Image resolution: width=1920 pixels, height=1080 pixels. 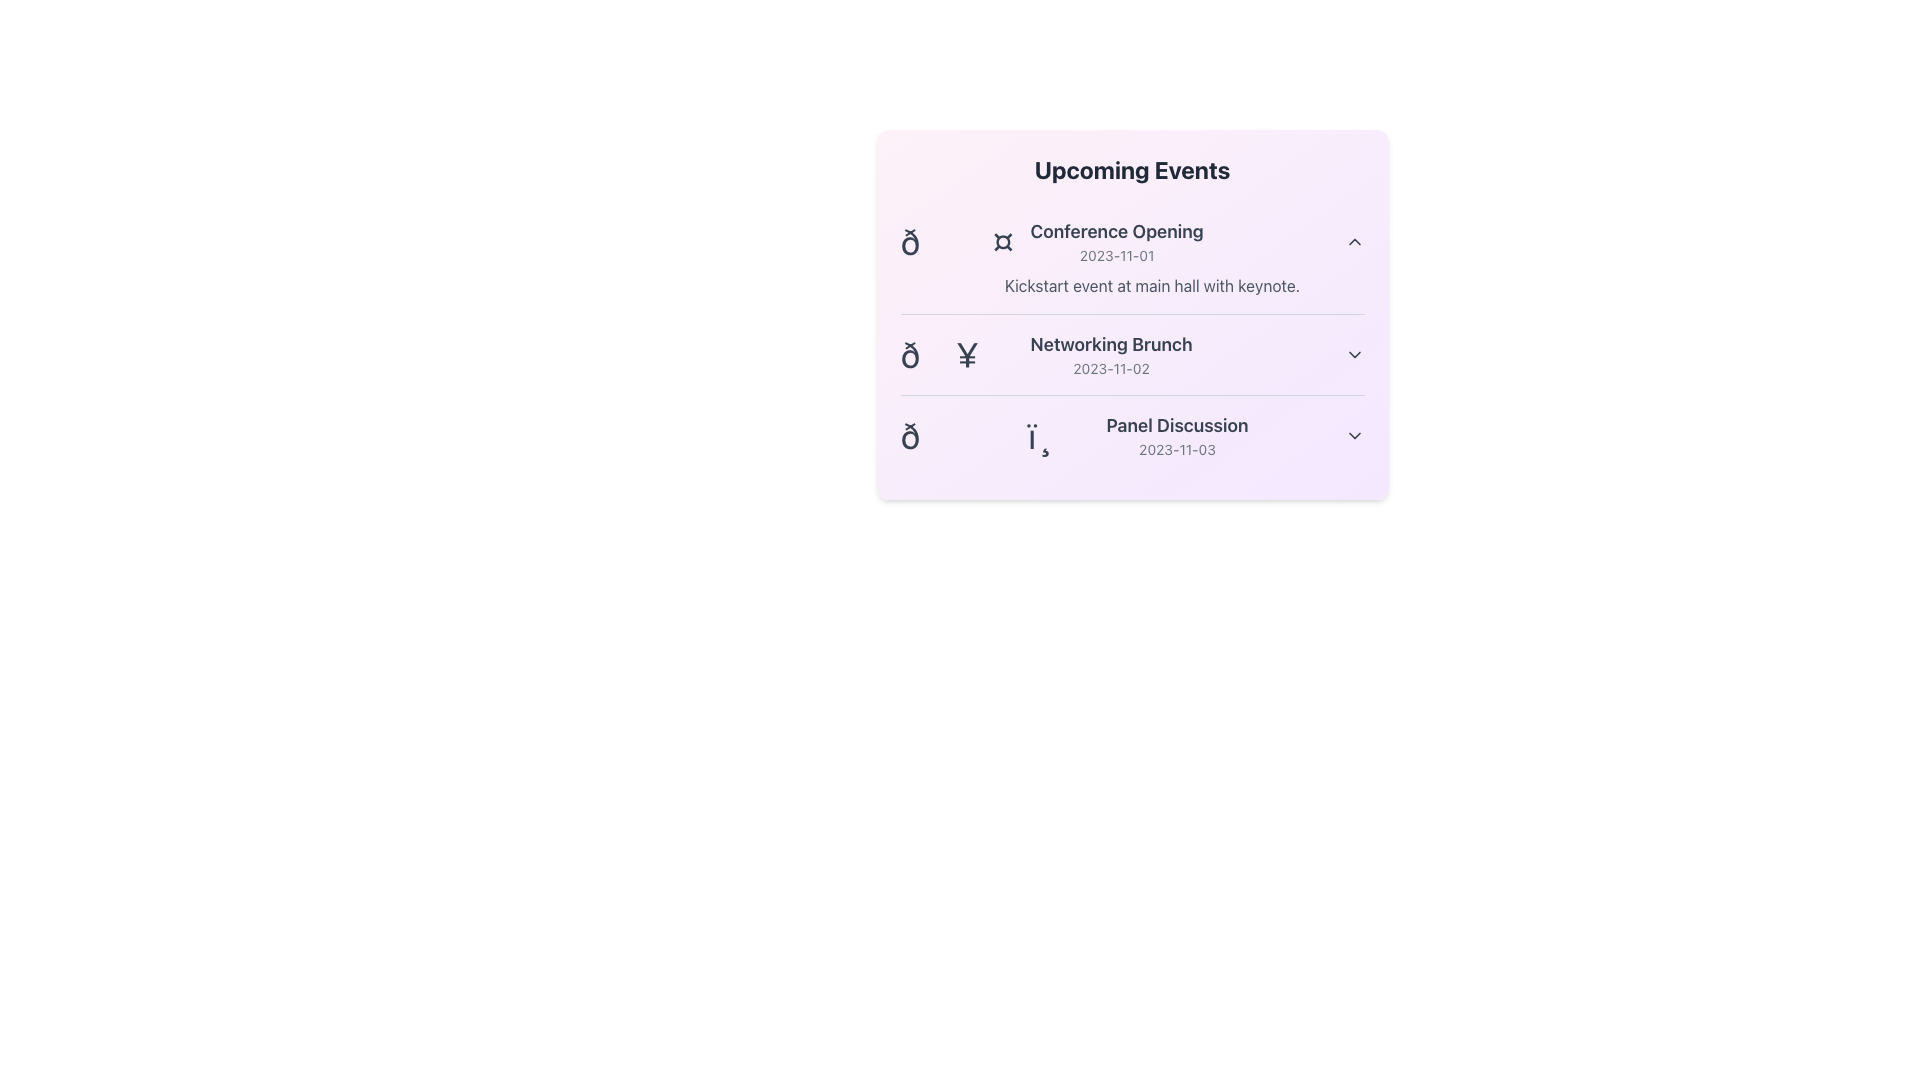 I want to click on date text element displaying '2023-11-03', which is located beneath the title 'Panel Discussion' in the events list, so click(x=1177, y=450).